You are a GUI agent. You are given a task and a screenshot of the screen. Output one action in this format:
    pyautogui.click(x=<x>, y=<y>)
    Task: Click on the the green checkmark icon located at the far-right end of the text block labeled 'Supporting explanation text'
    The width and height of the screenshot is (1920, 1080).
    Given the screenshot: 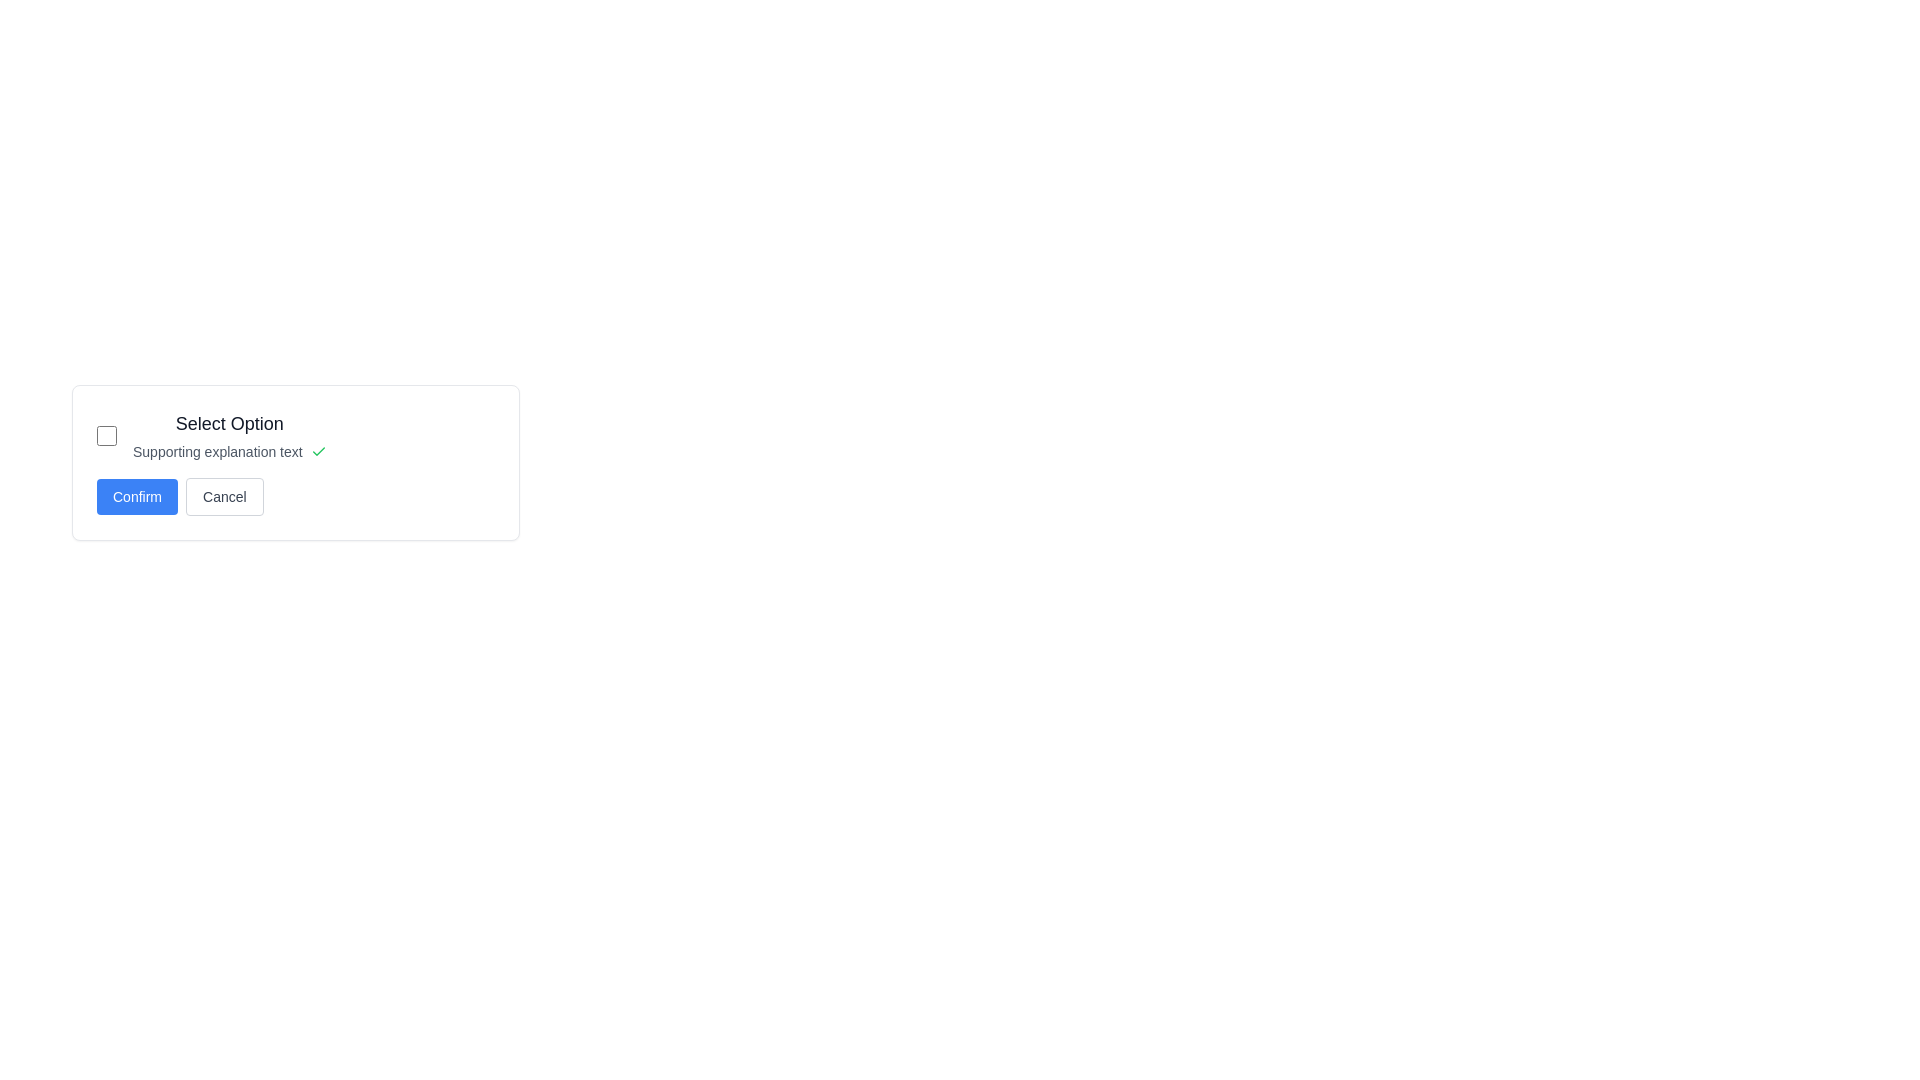 What is the action you would take?
    pyautogui.click(x=317, y=451)
    